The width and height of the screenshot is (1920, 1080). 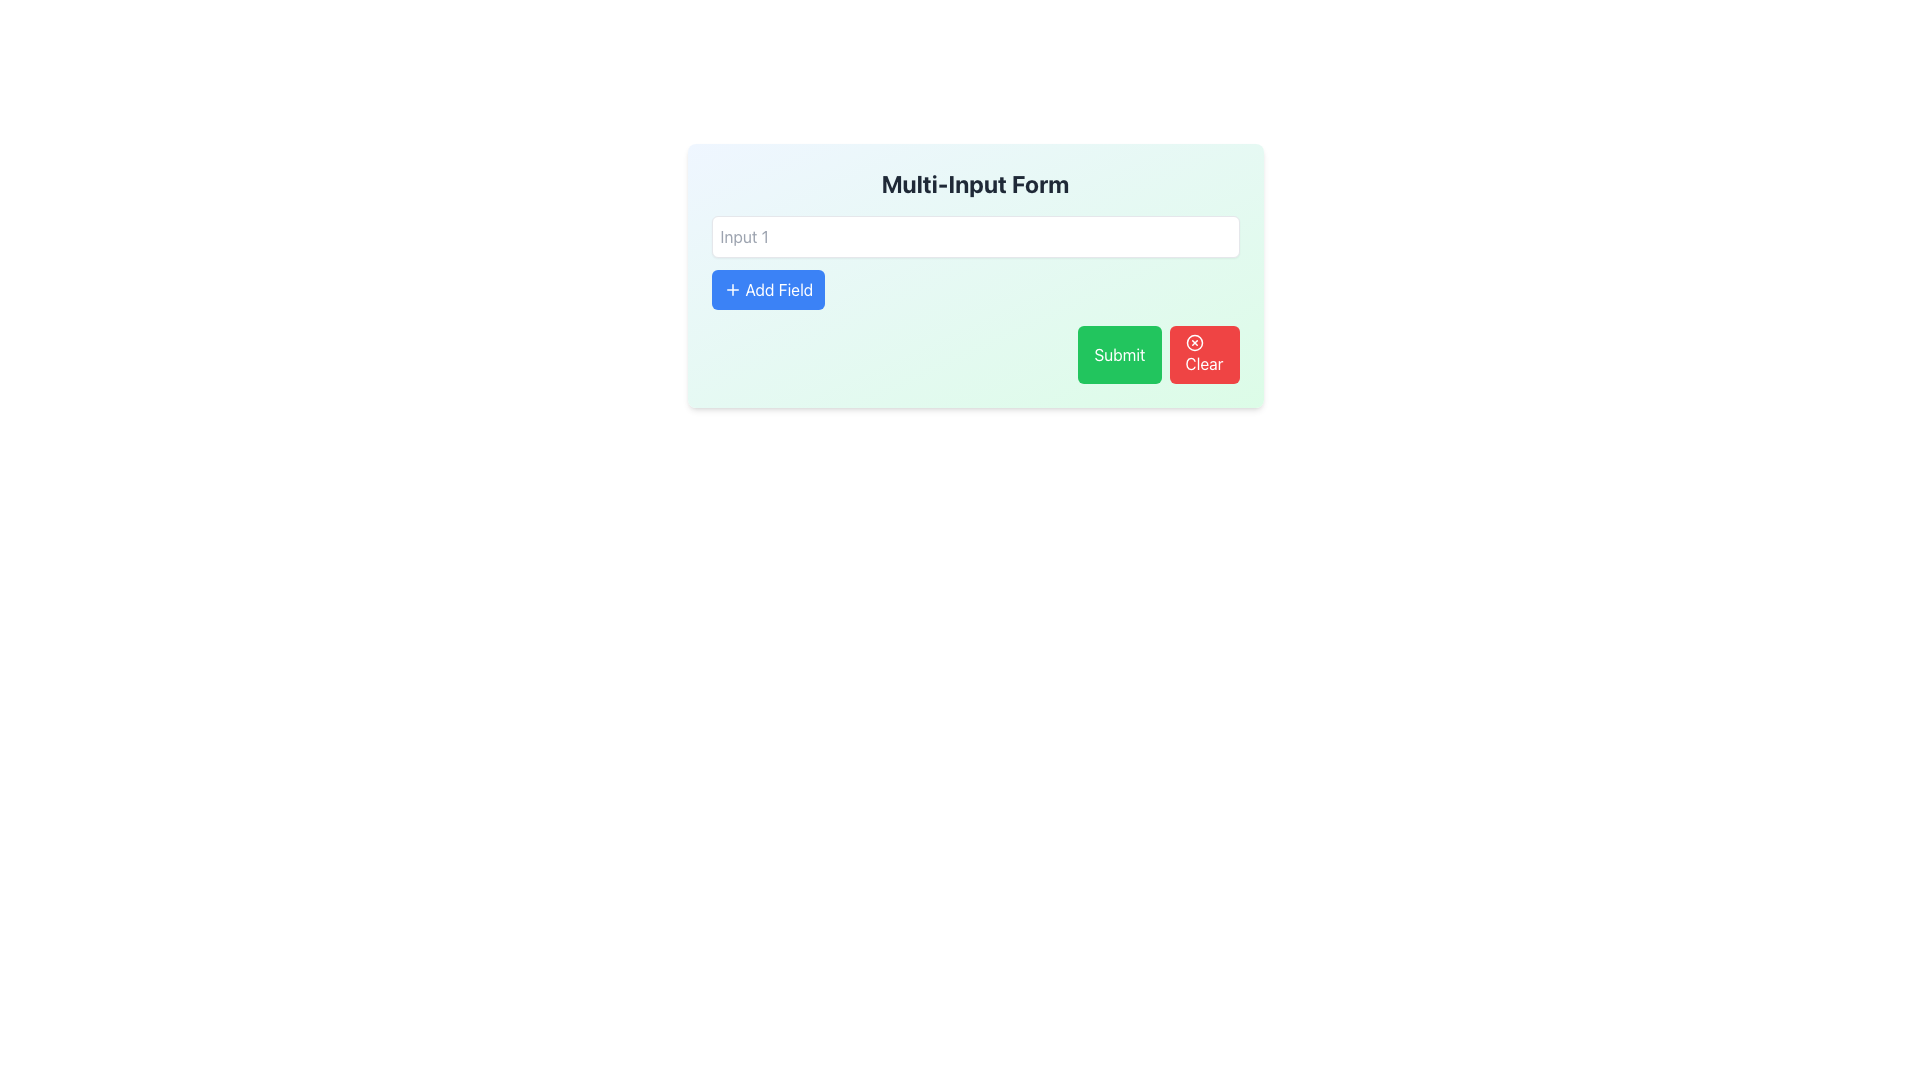 I want to click on the icon located within the 'Add Field' blue button, so click(x=731, y=289).